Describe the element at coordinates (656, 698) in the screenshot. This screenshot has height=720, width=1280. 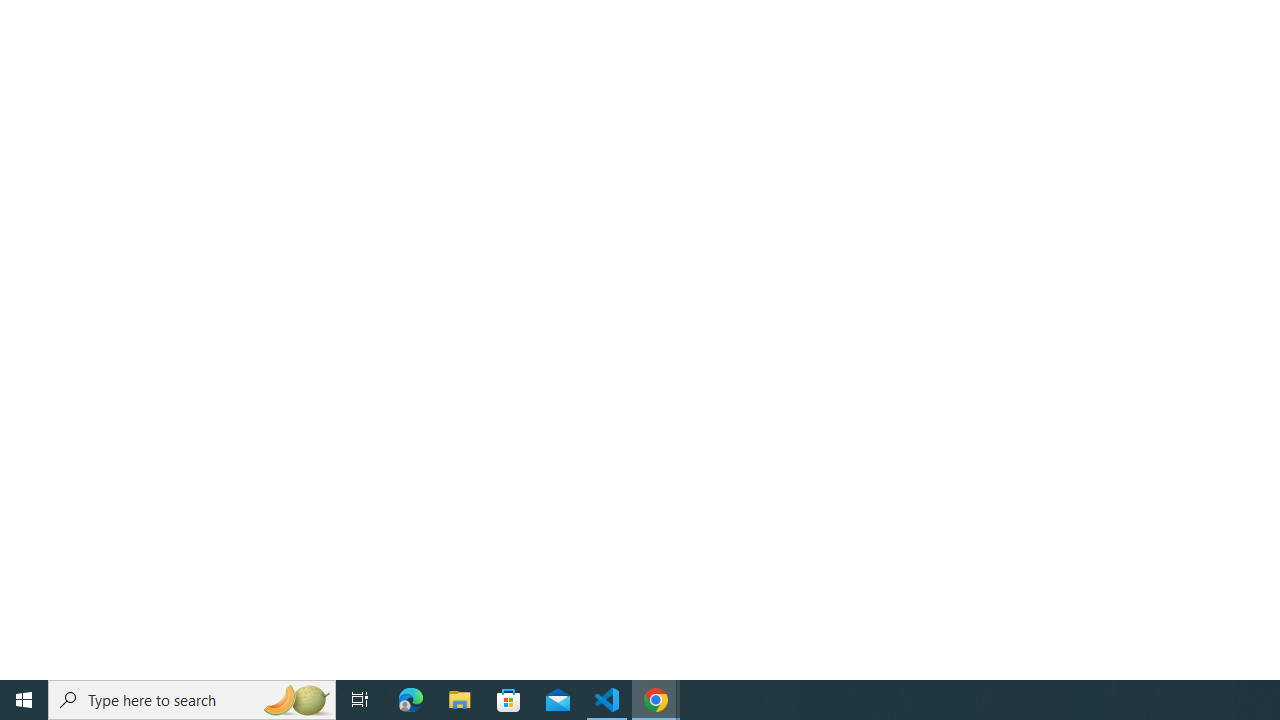
I see `'Google Chrome - 2 running windows'` at that location.